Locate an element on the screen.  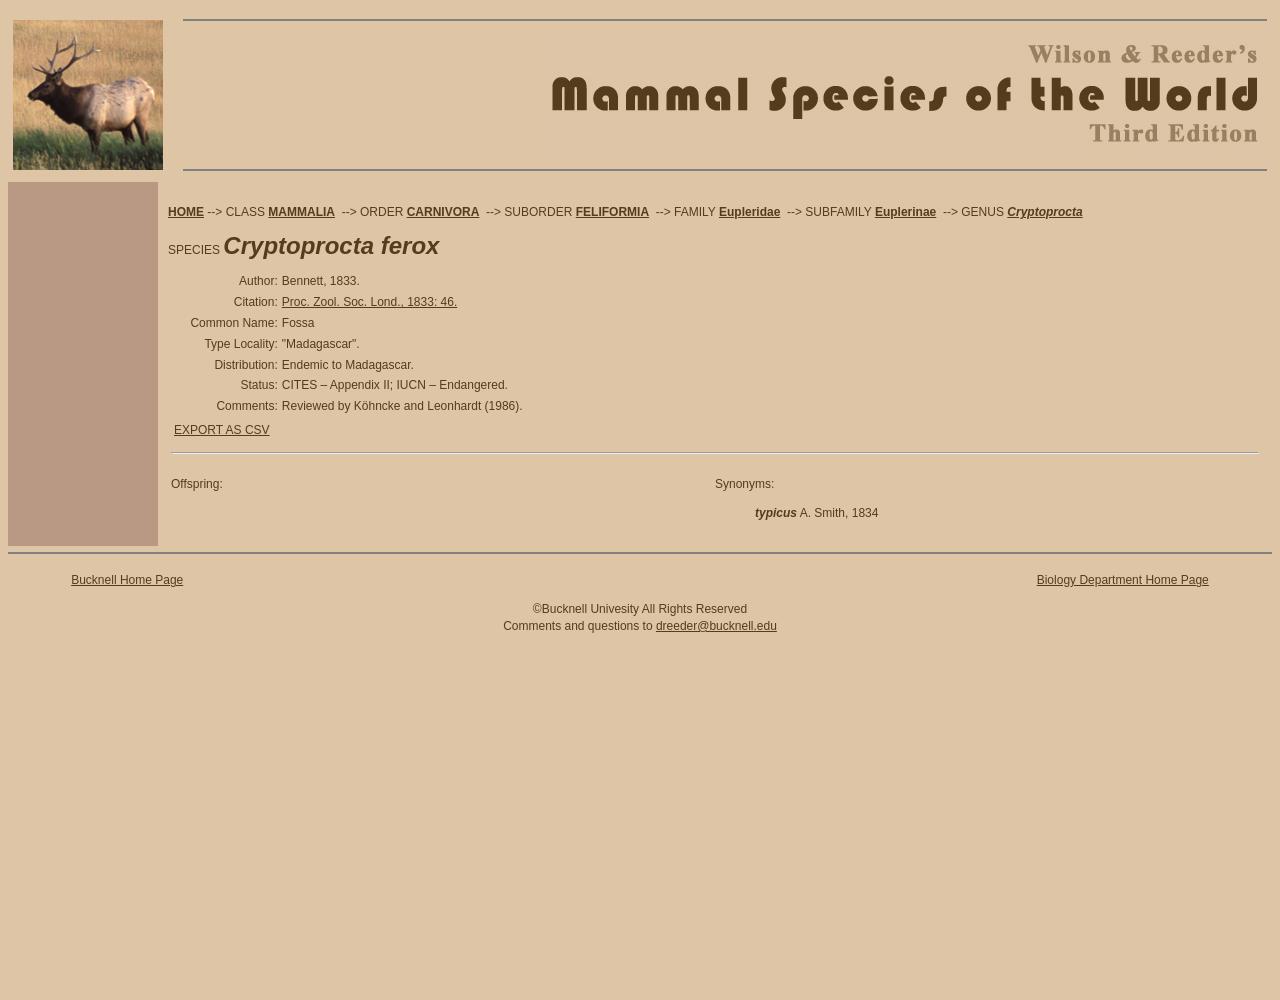
'Bucknell Home Page' is located at coordinates (125, 579).